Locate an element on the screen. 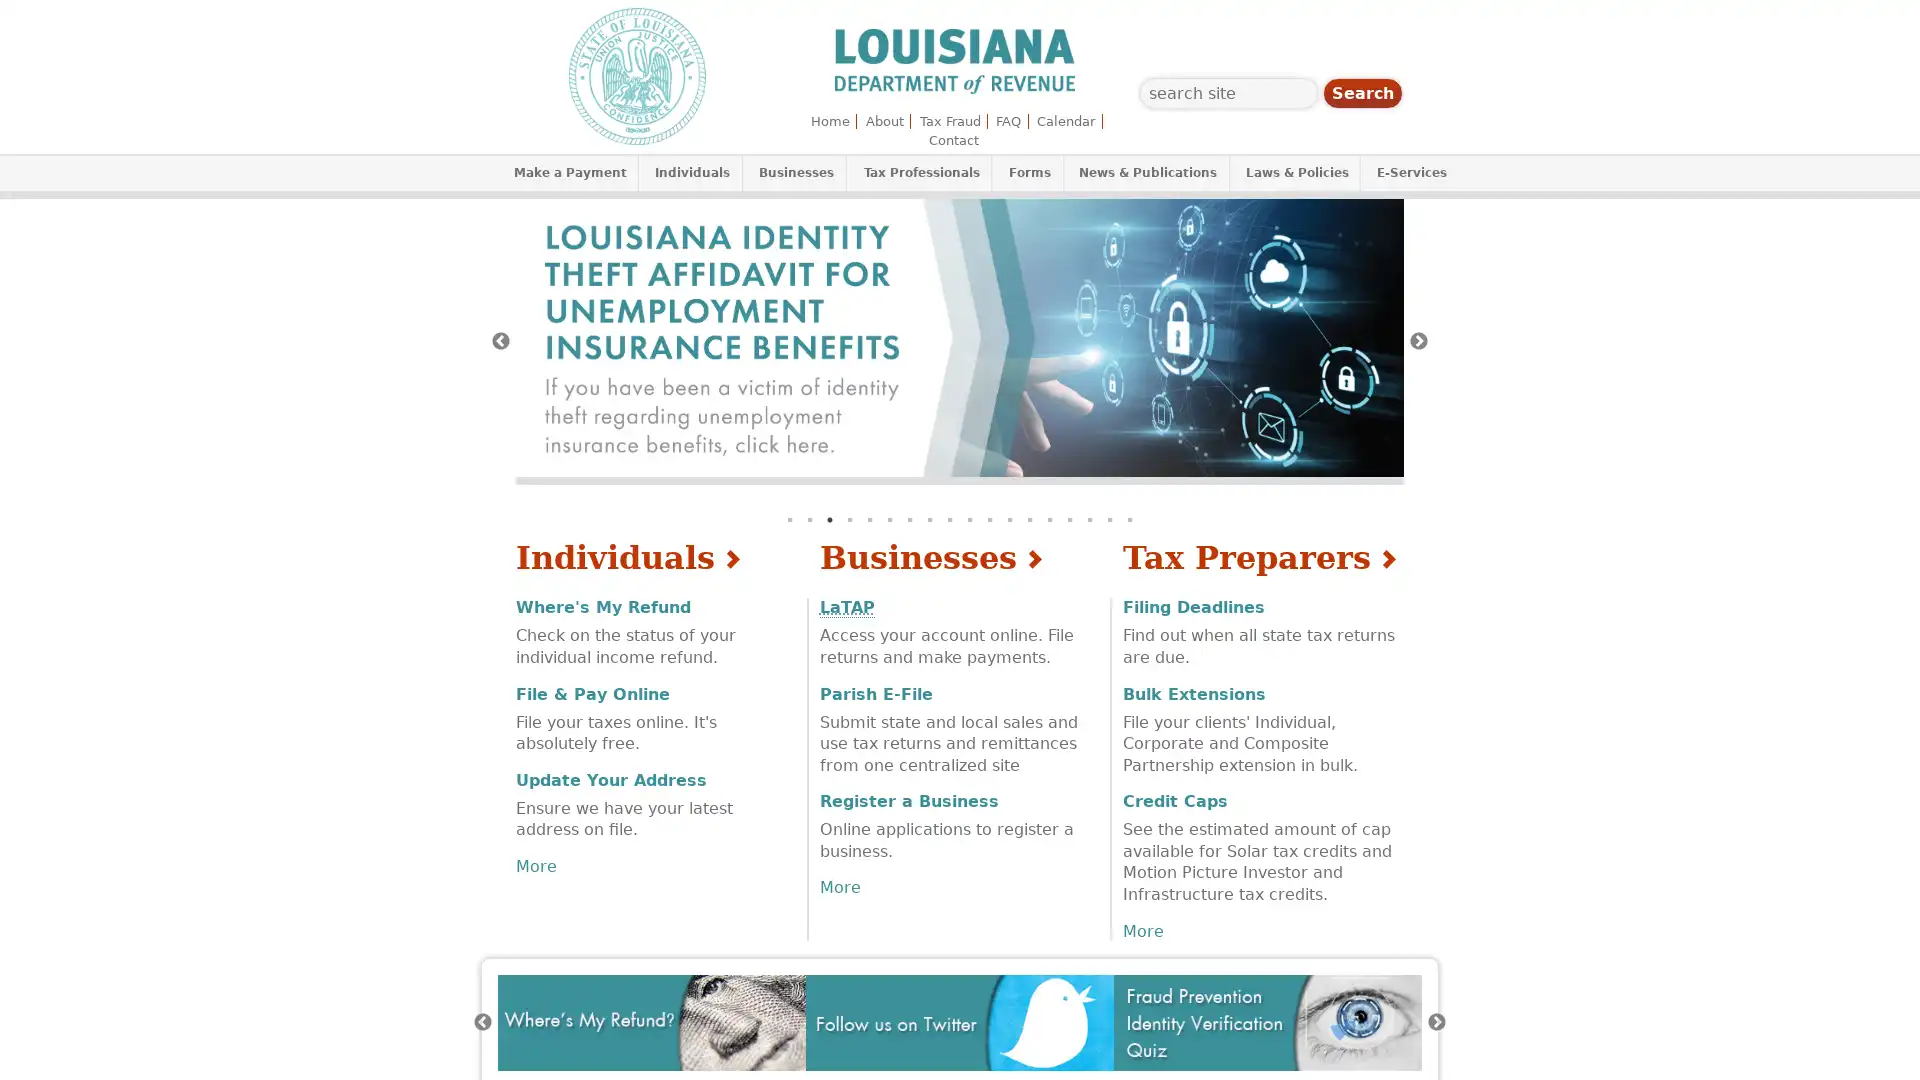 This screenshot has width=1920, height=1080. 5 is located at coordinates (869, 519).